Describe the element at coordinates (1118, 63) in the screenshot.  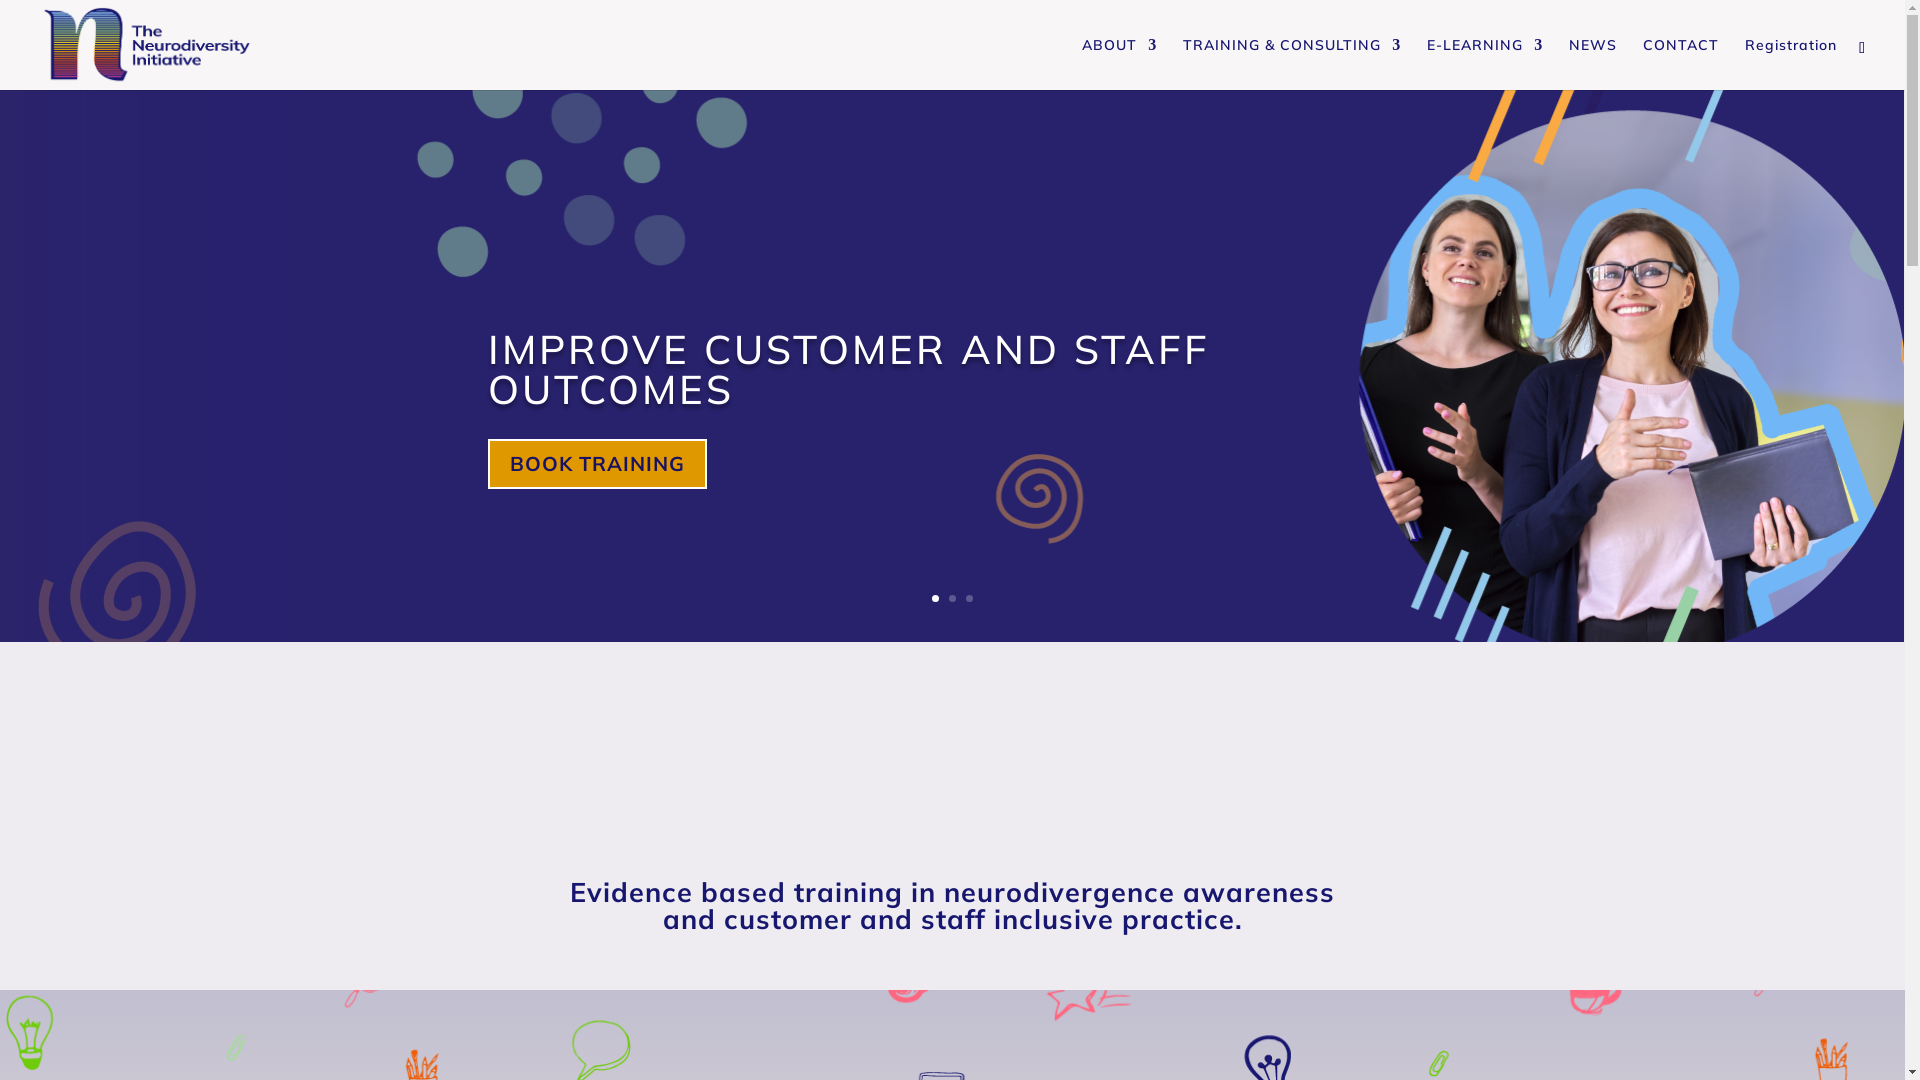
I see `'ABOUT'` at that location.